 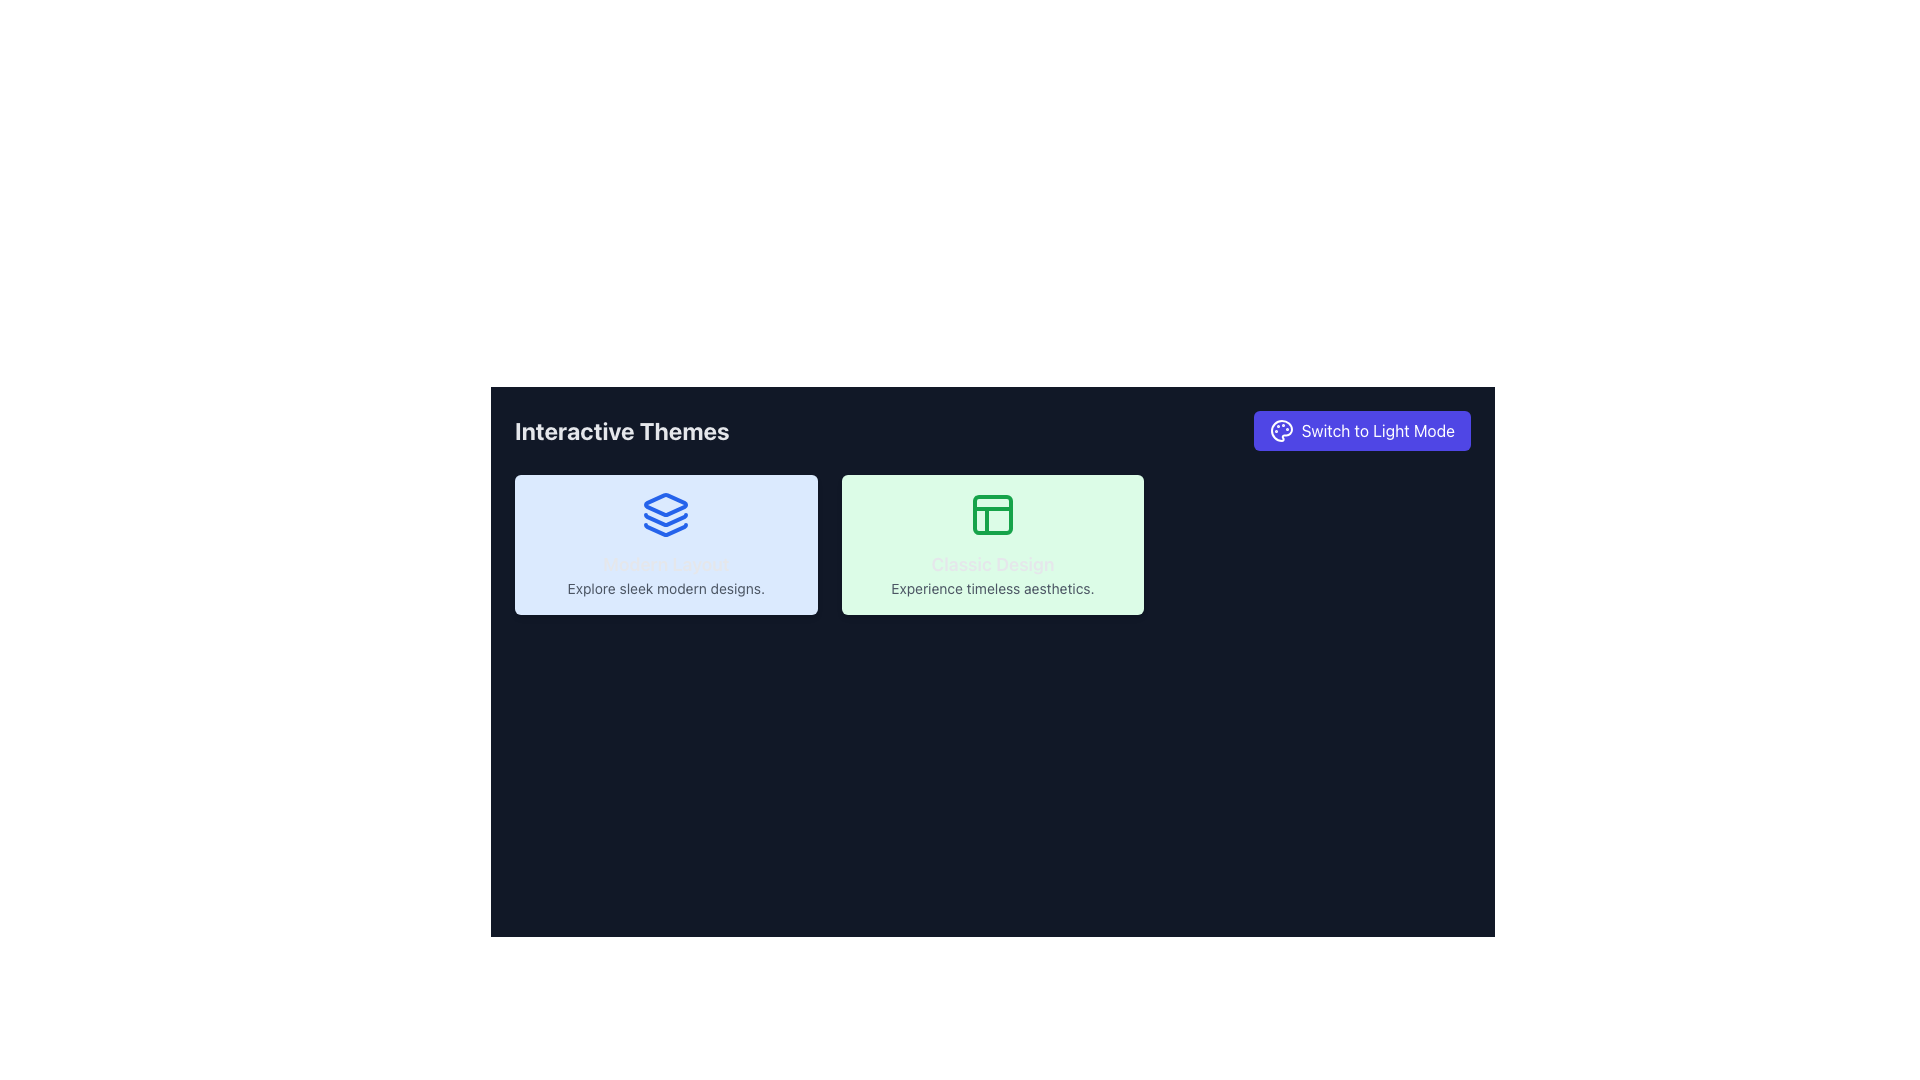 I want to click on the bottommost layer of the stack represented by a thin, curved, blue-colored vector resembling a chevron in the 'Modern Layout' icon, so click(x=666, y=528).